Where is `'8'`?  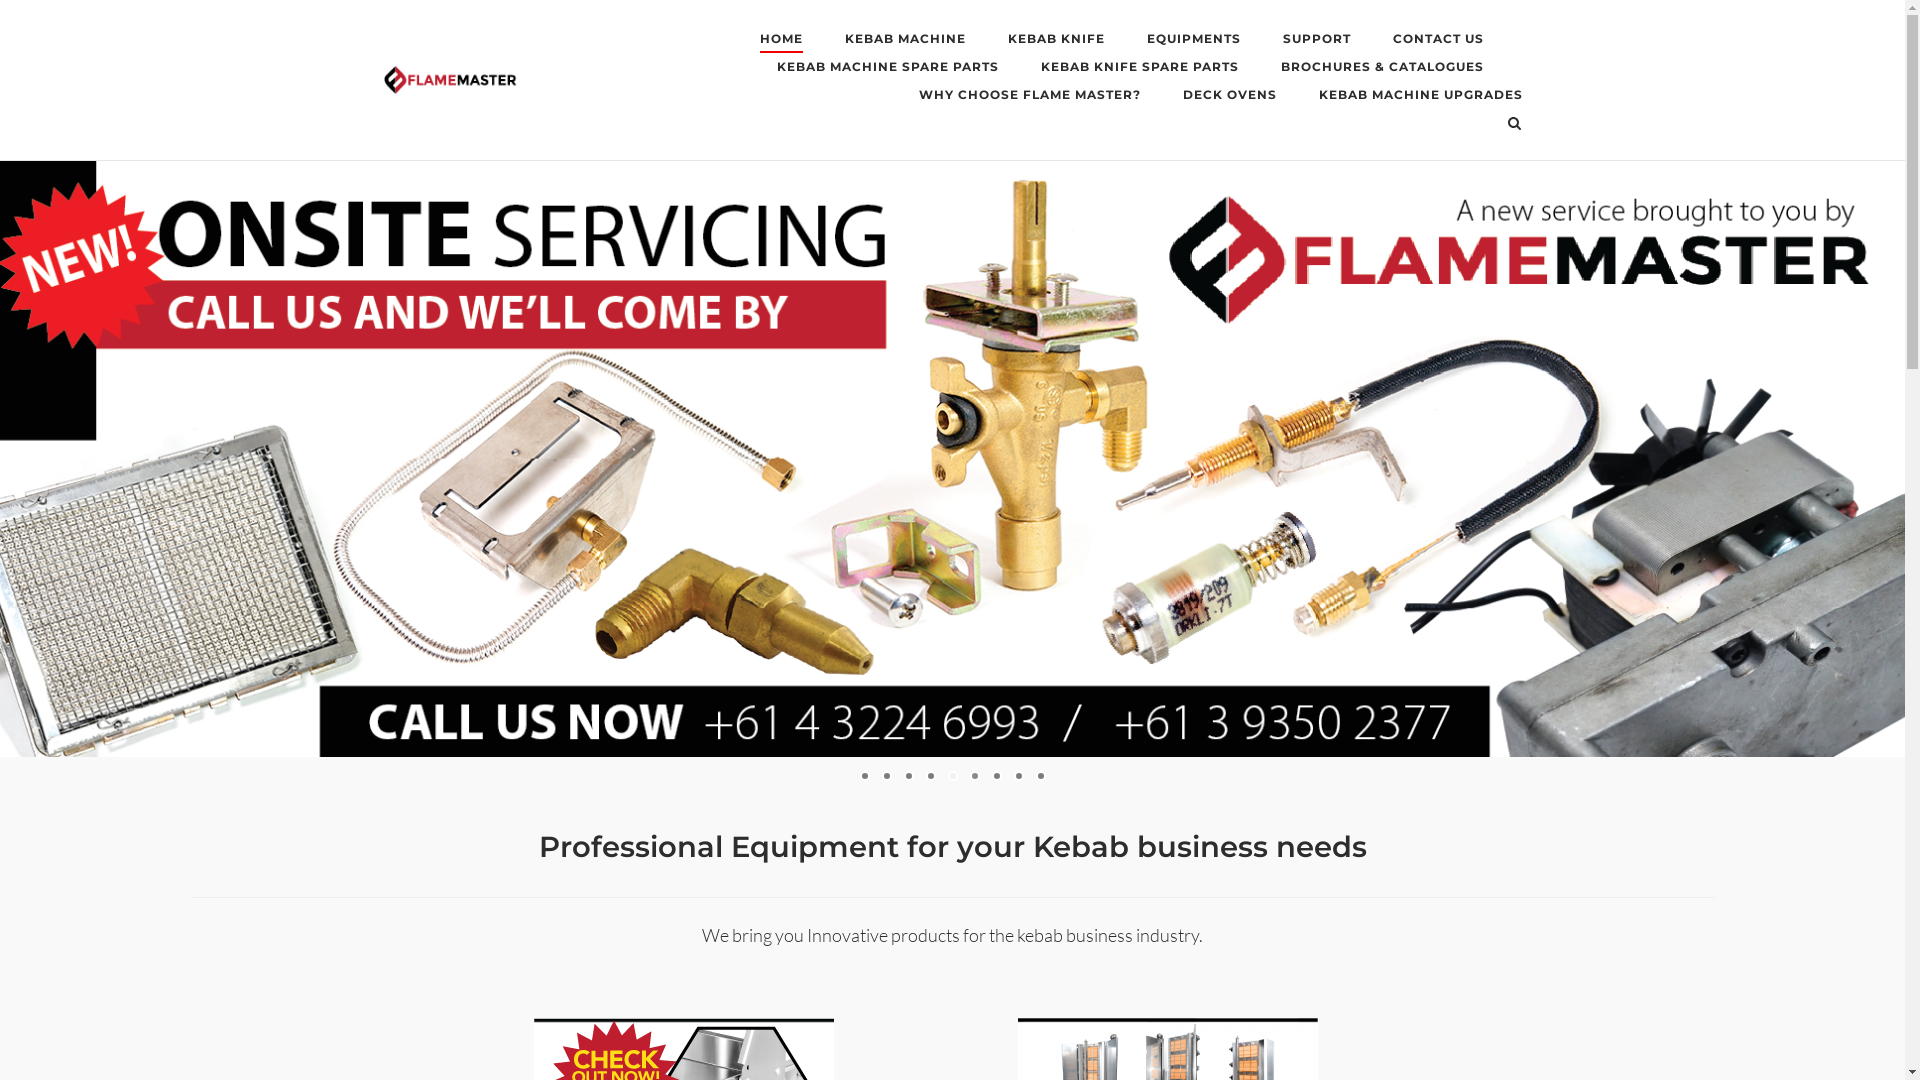 '8' is located at coordinates (1018, 774).